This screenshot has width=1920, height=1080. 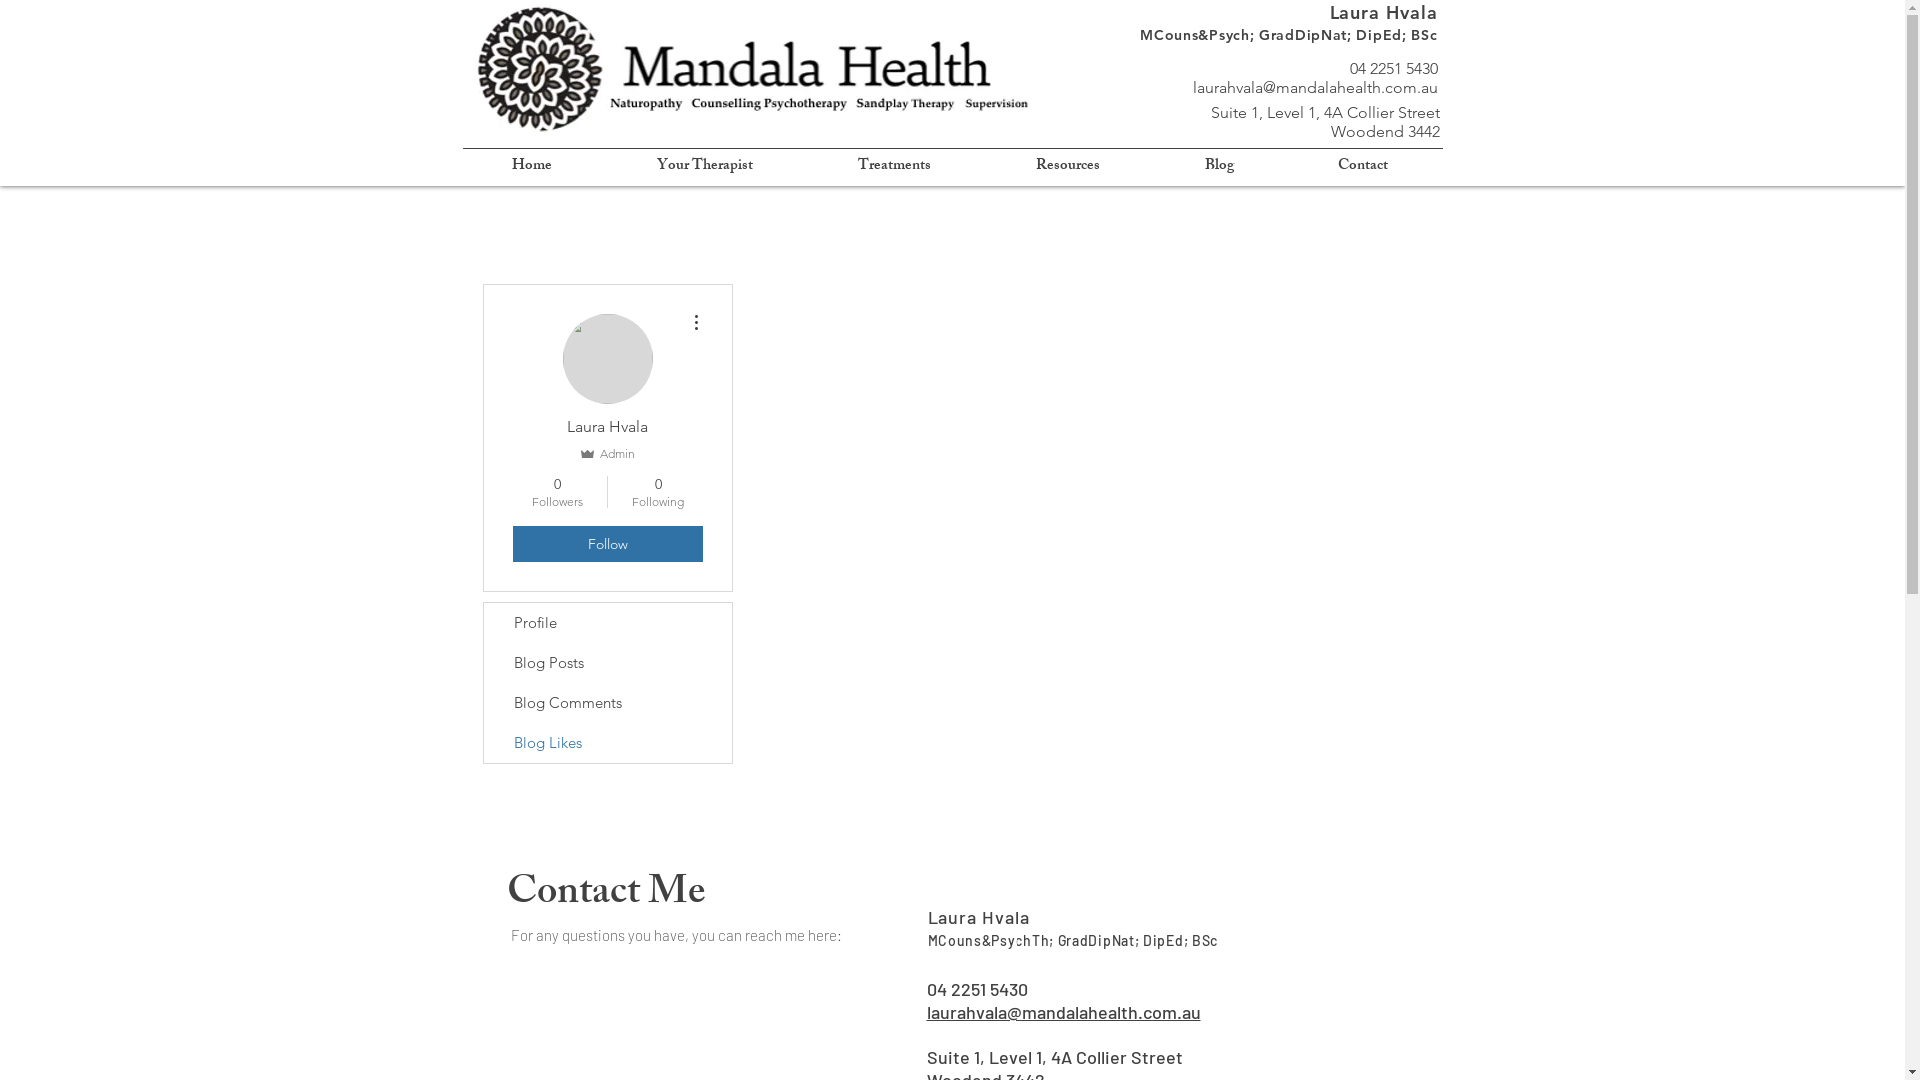 I want to click on 'Blog Likes', so click(x=607, y=743).